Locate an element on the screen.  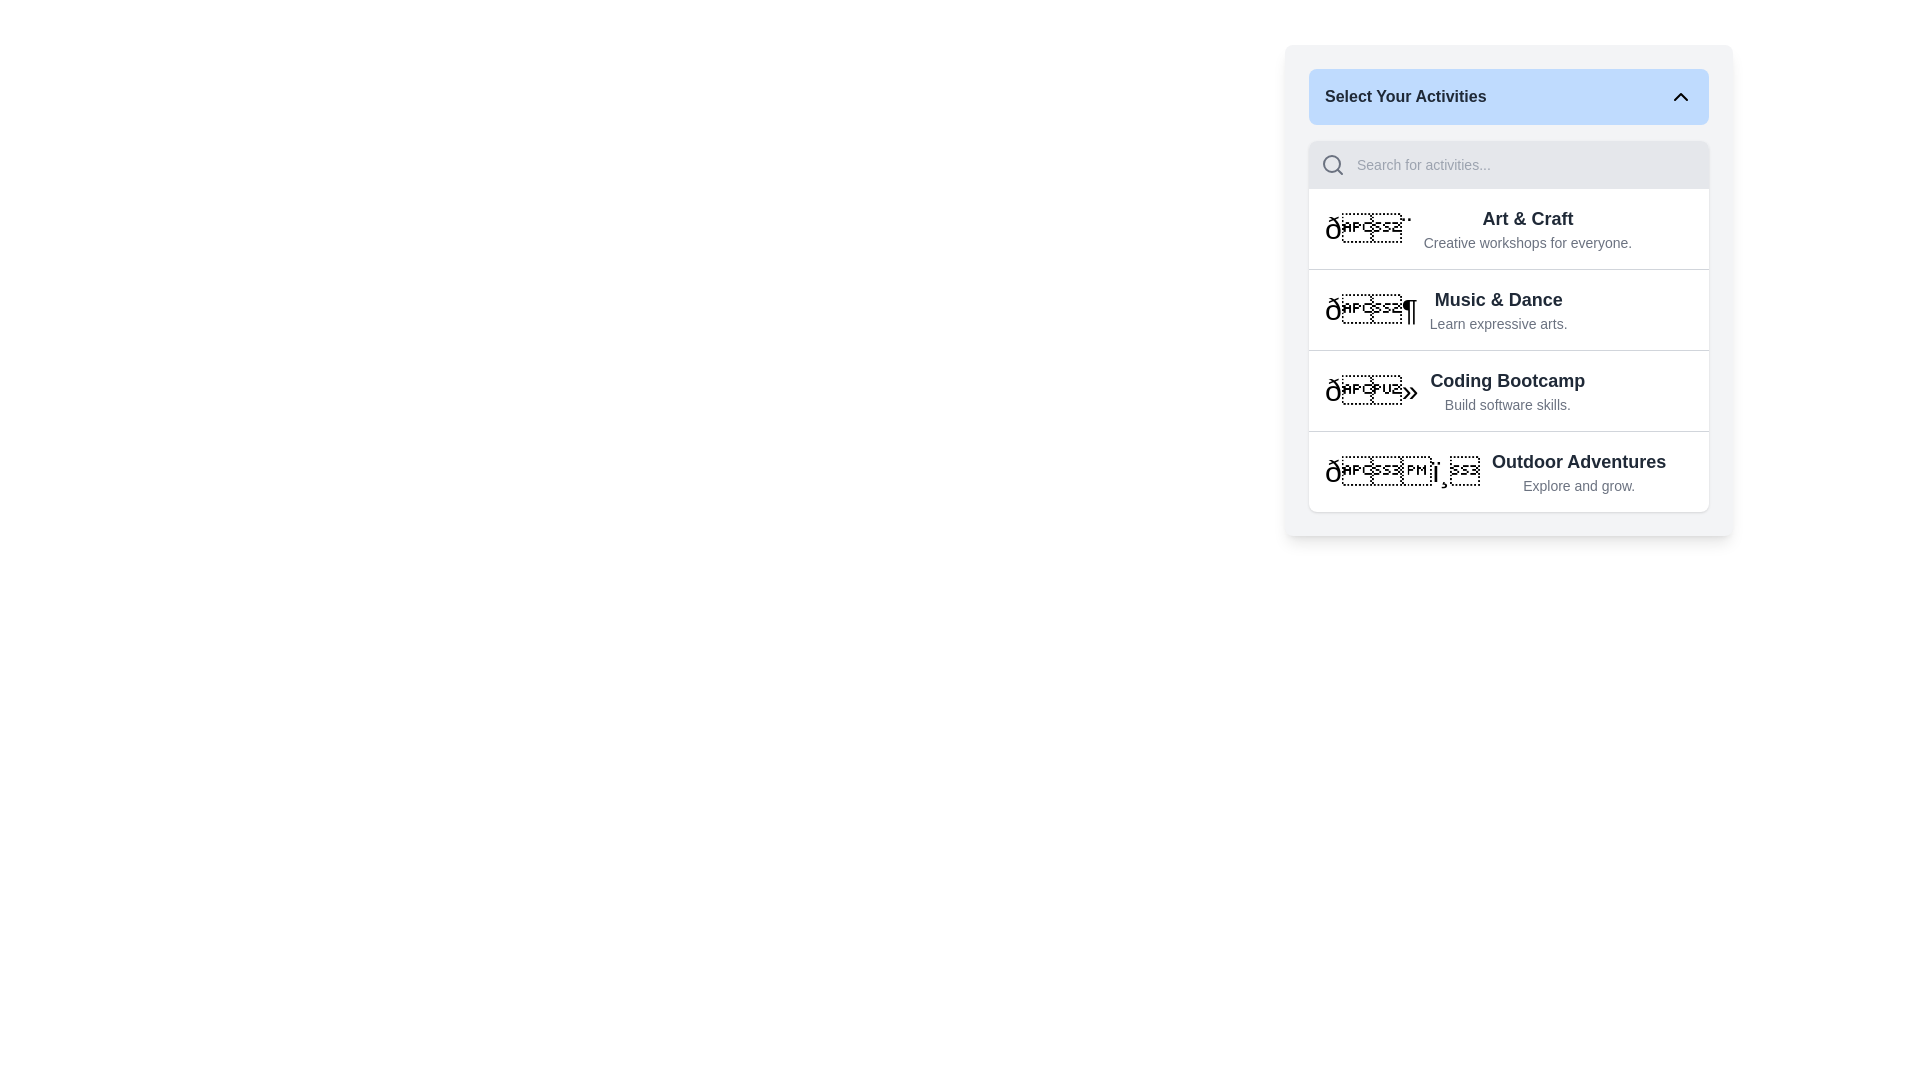
to select the 'Art & Craft' option, which features a palette emoji, bold title, and a subtitle indicating creative workshops for everyone is located at coordinates (1508, 227).